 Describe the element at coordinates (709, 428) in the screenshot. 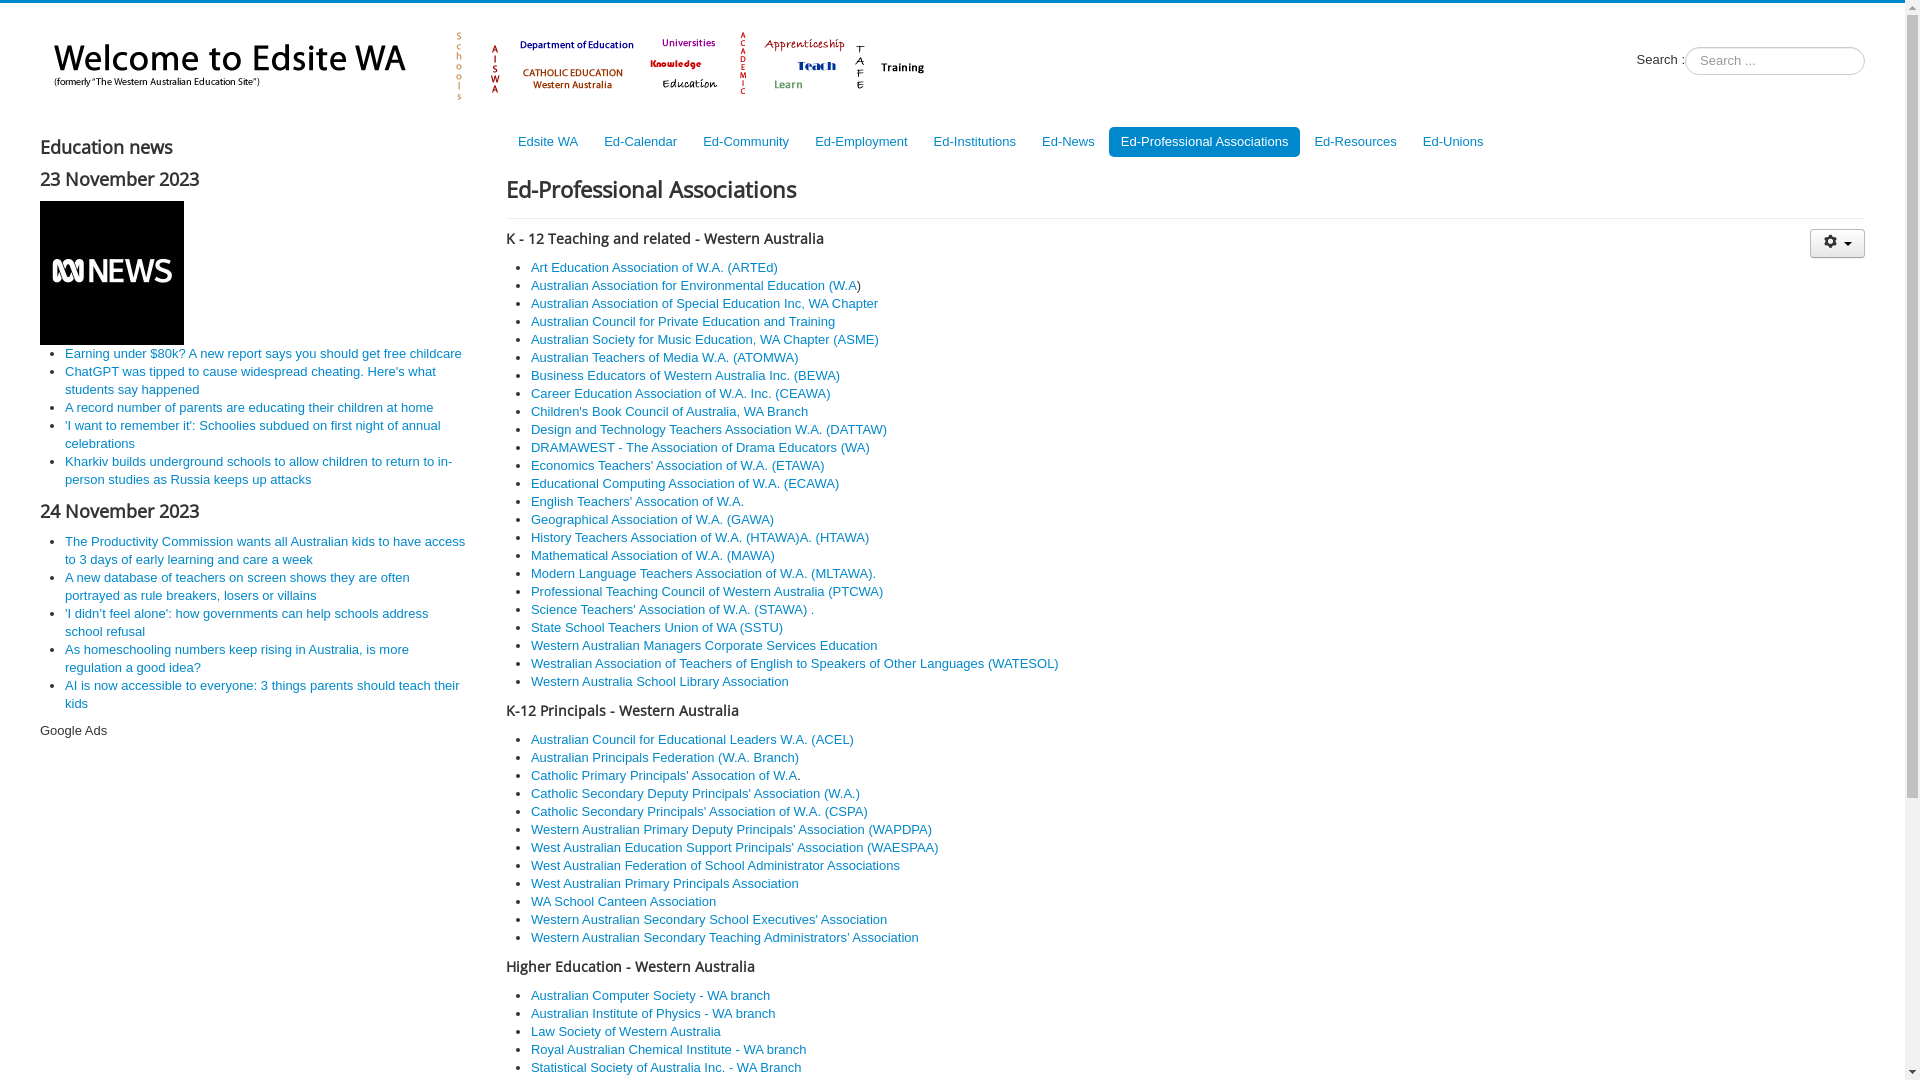

I see `'Design and Technology Teachers Association W.A. (DATTAW)'` at that location.